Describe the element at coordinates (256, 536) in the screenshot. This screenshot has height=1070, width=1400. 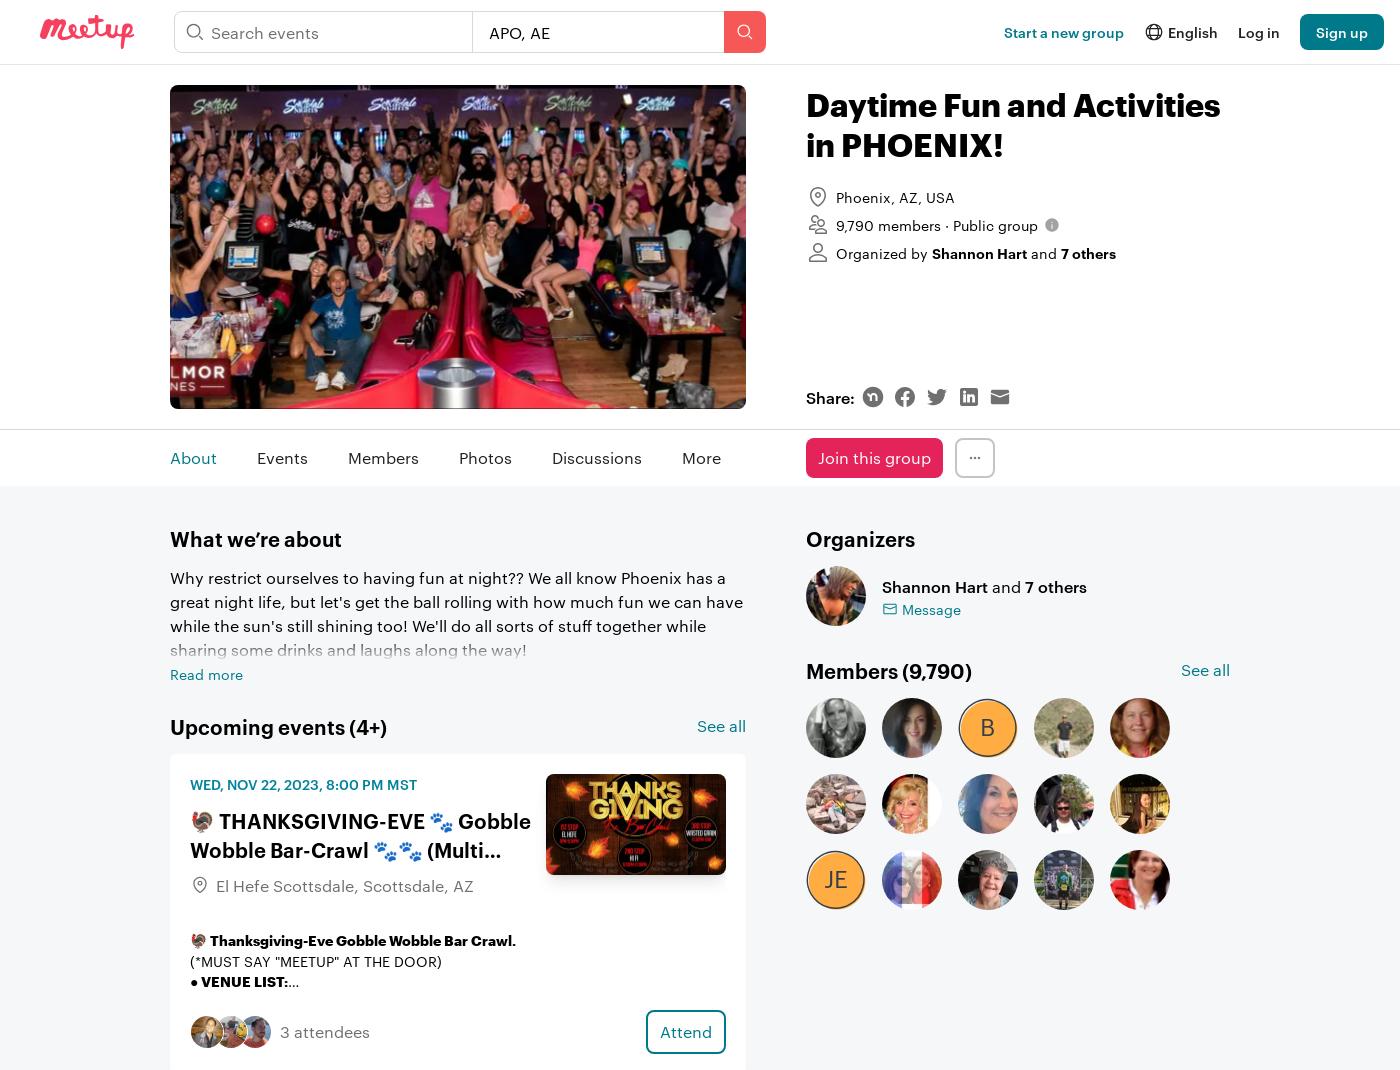
I see `'What we’re about'` at that location.